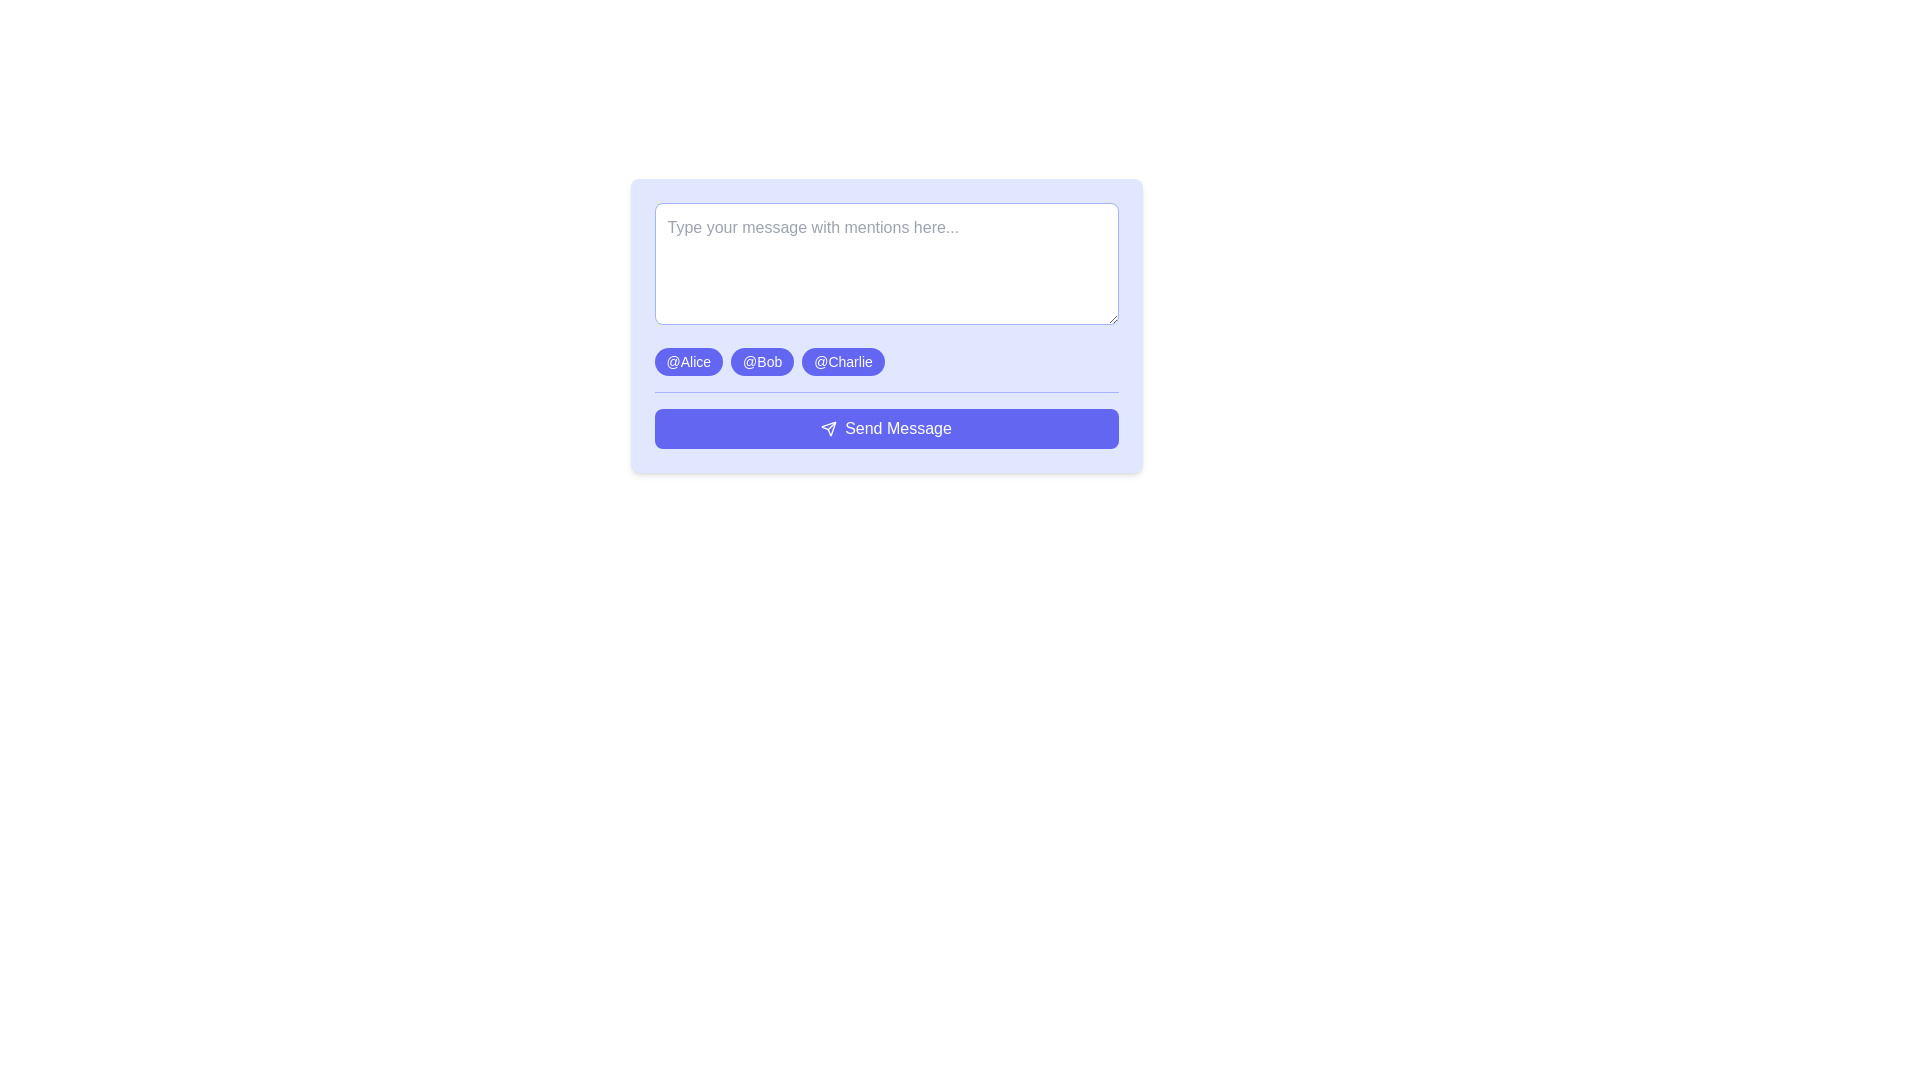 The image size is (1920, 1080). What do you see at coordinates (885, 392) in the screenshot?
I see `the indigo horizontal Separator line located centrally between the user tags ('@Alice', '@Bob', '@Charlie') and the 'Send Message' button` at bounding box center [885, 392].